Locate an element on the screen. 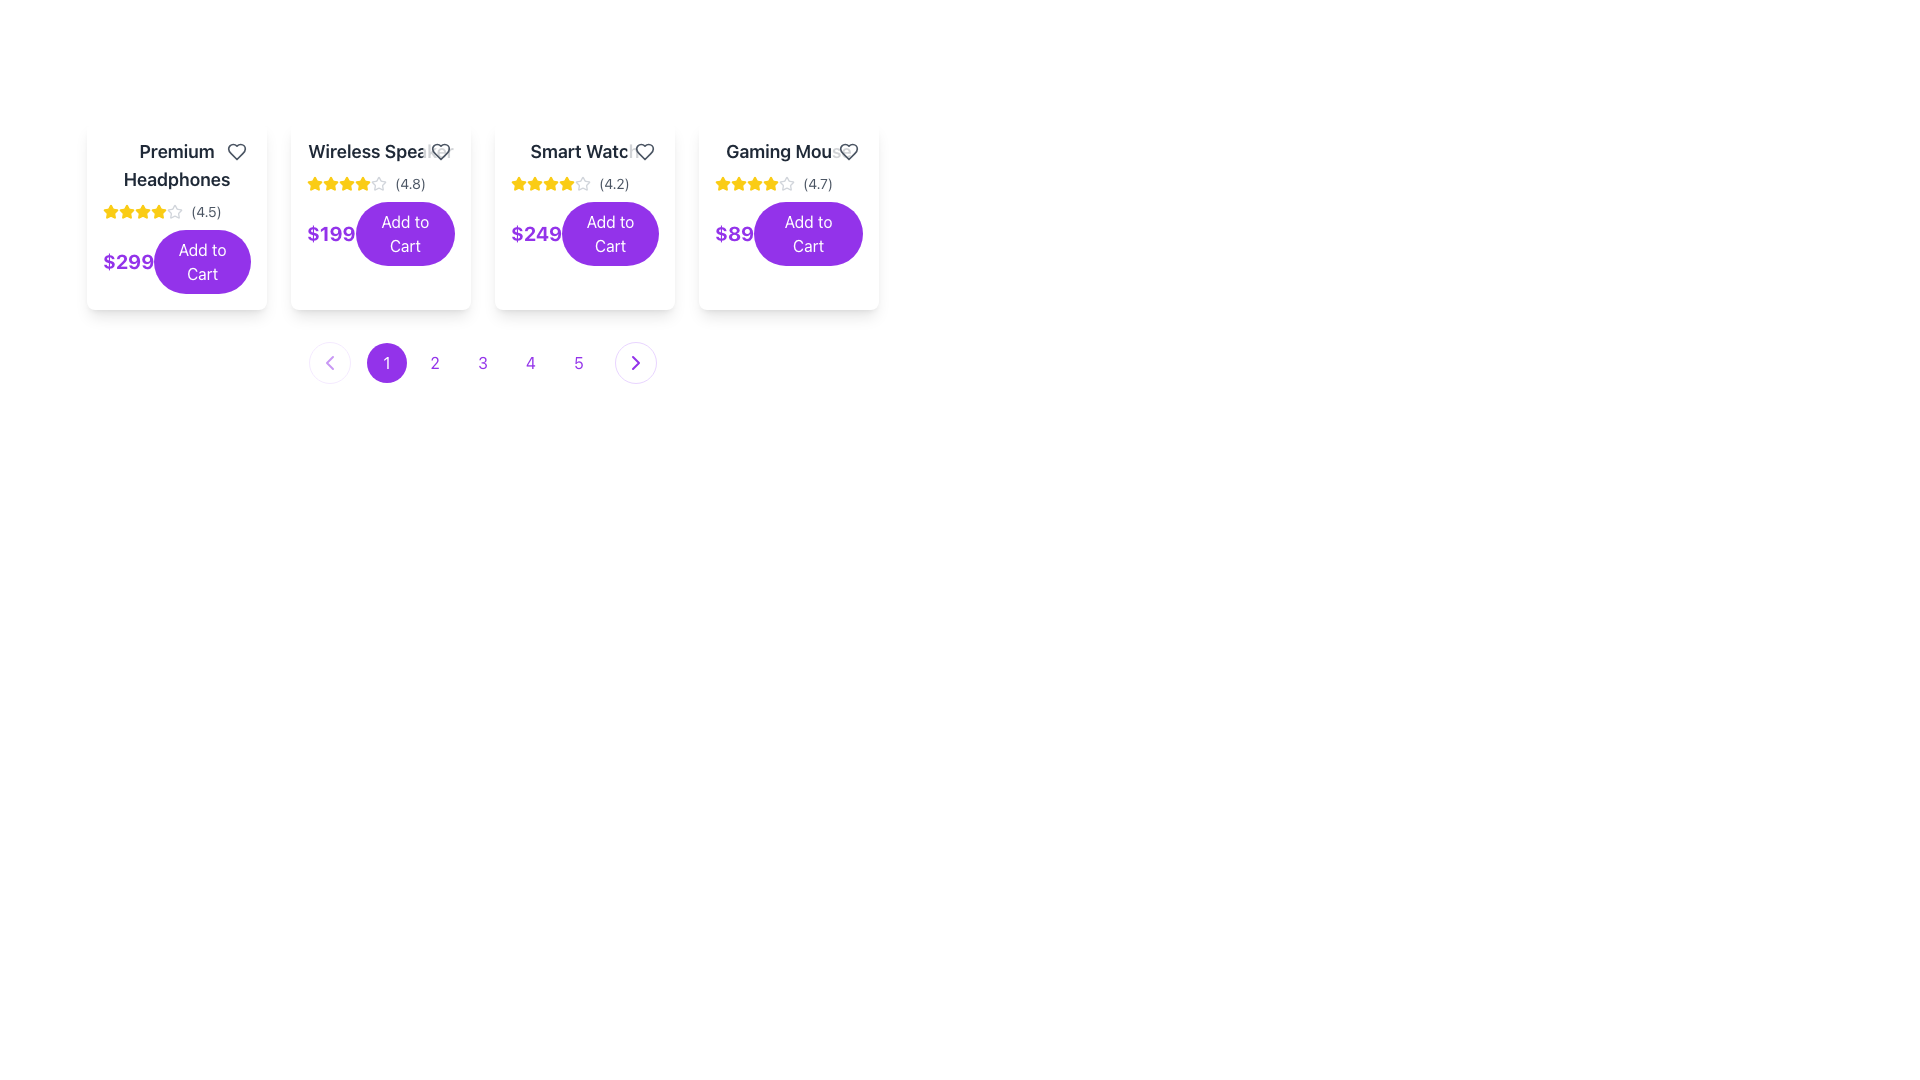 The width and height of the screenshot is (1920, 1080). the heart icon in the top-right corner of the fourth product card labeled 'Gaming Mouse' is located at coordinates (849, 150).